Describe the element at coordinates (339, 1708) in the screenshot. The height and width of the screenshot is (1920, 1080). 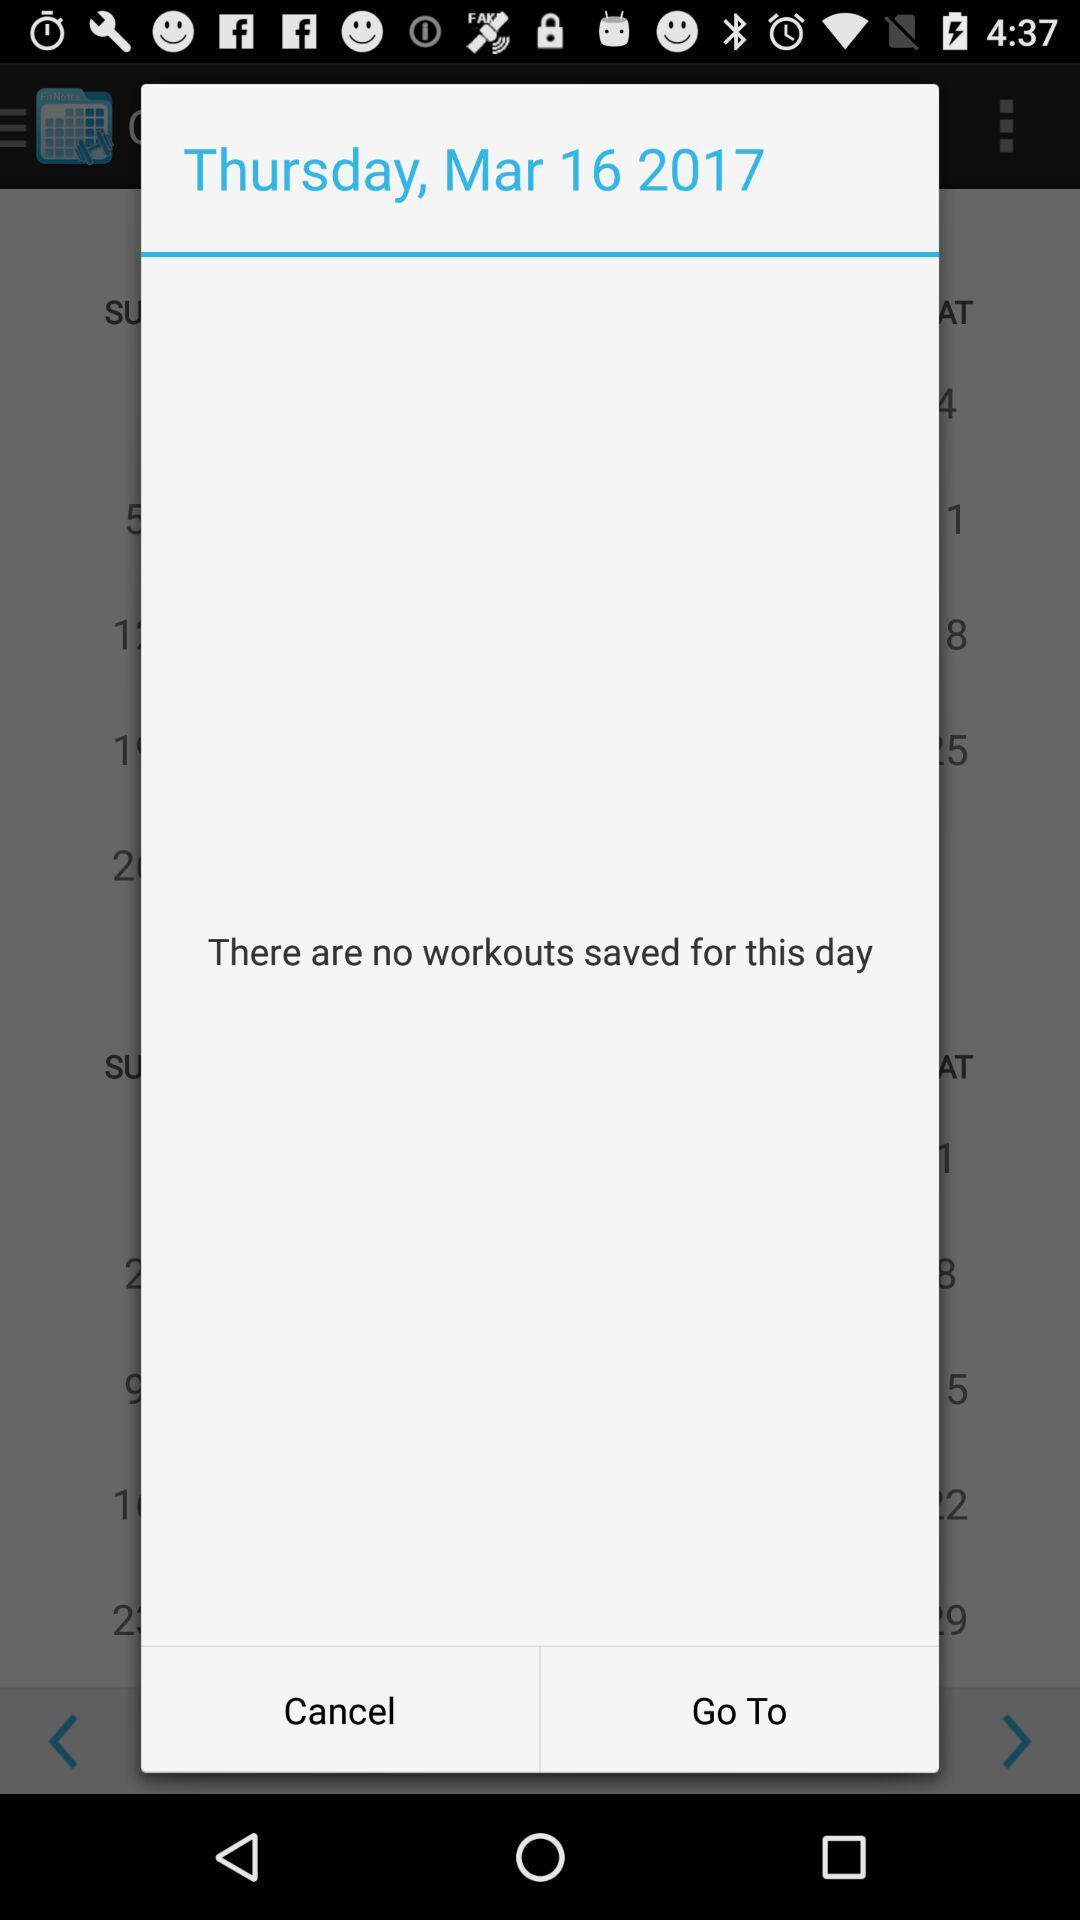
I see `the cancel item` at that location.